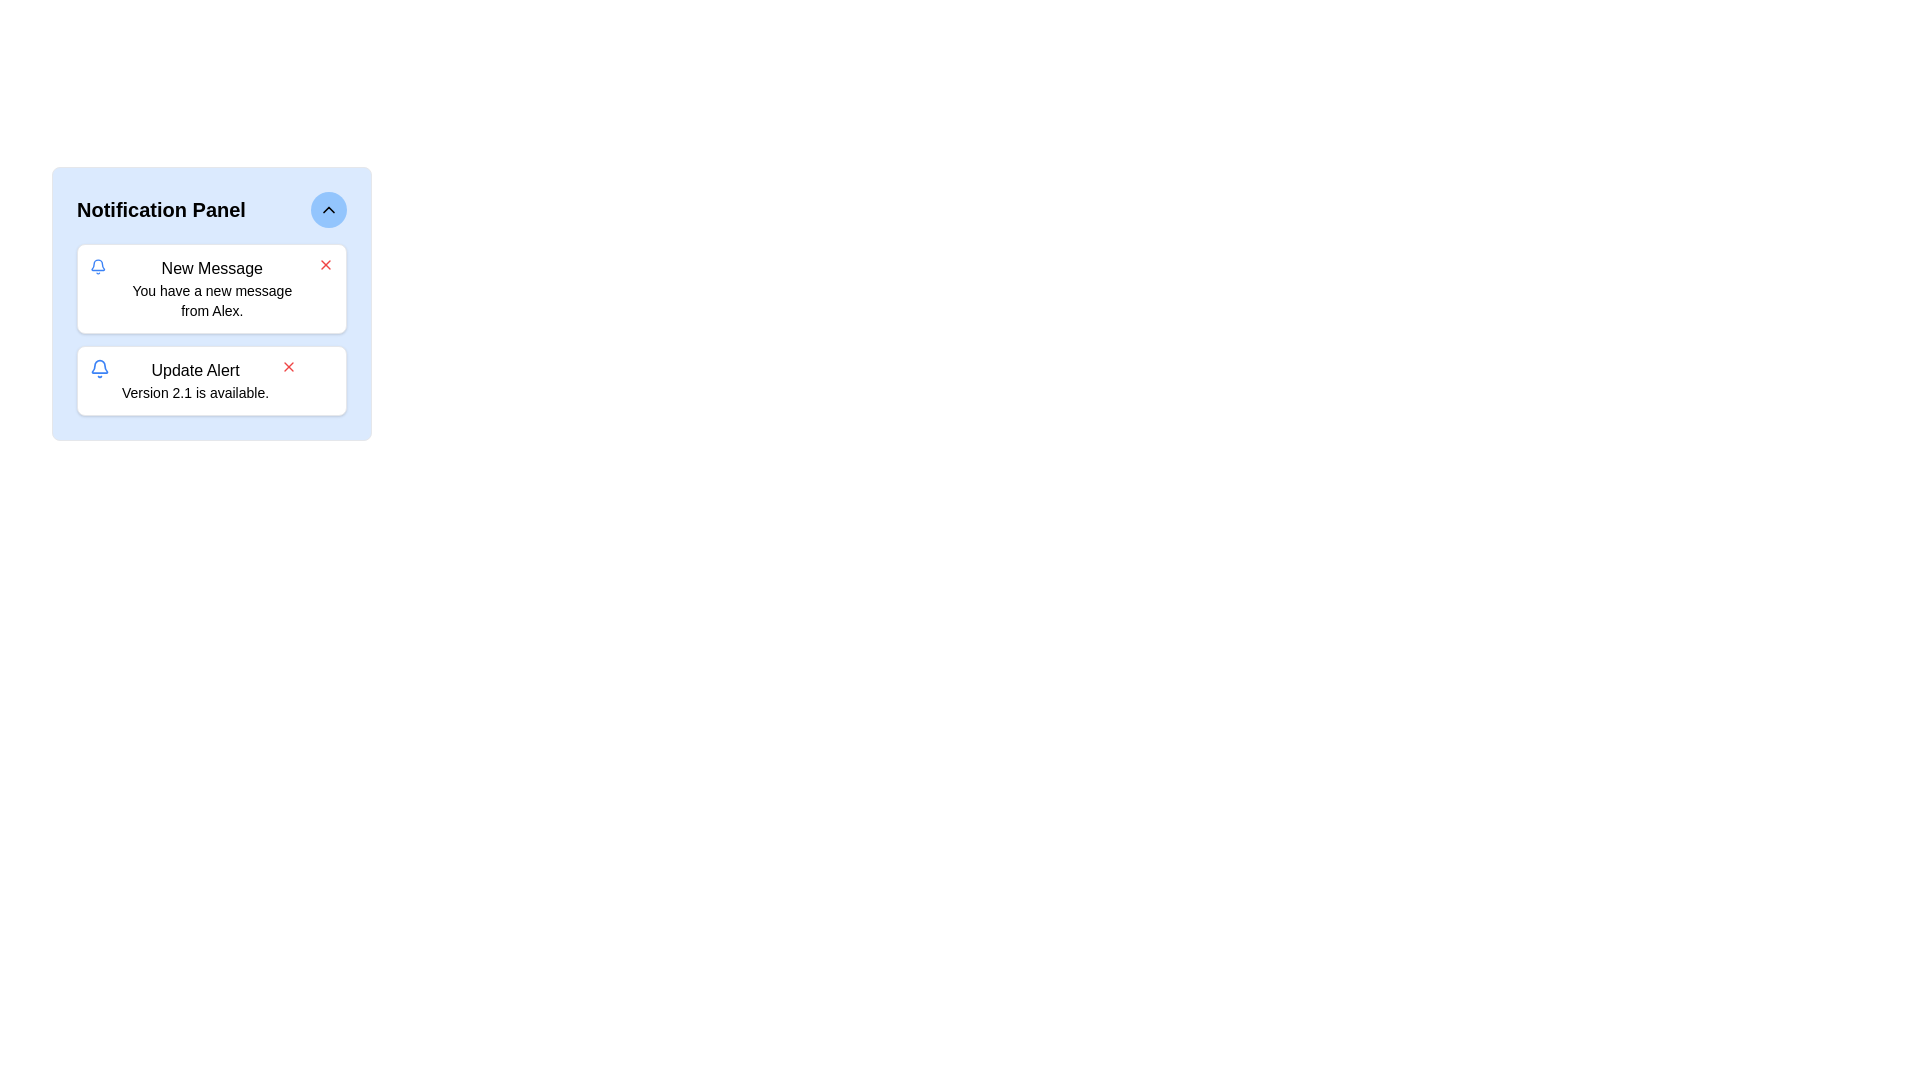 The height and width of the screenshot is (1080, 1920). Describe the element at coordinates (329, 209) in the screenshot. I see `the downward-facing chevron icon within the blue circular button located in the top-right corner of the main notification panel` at that location.